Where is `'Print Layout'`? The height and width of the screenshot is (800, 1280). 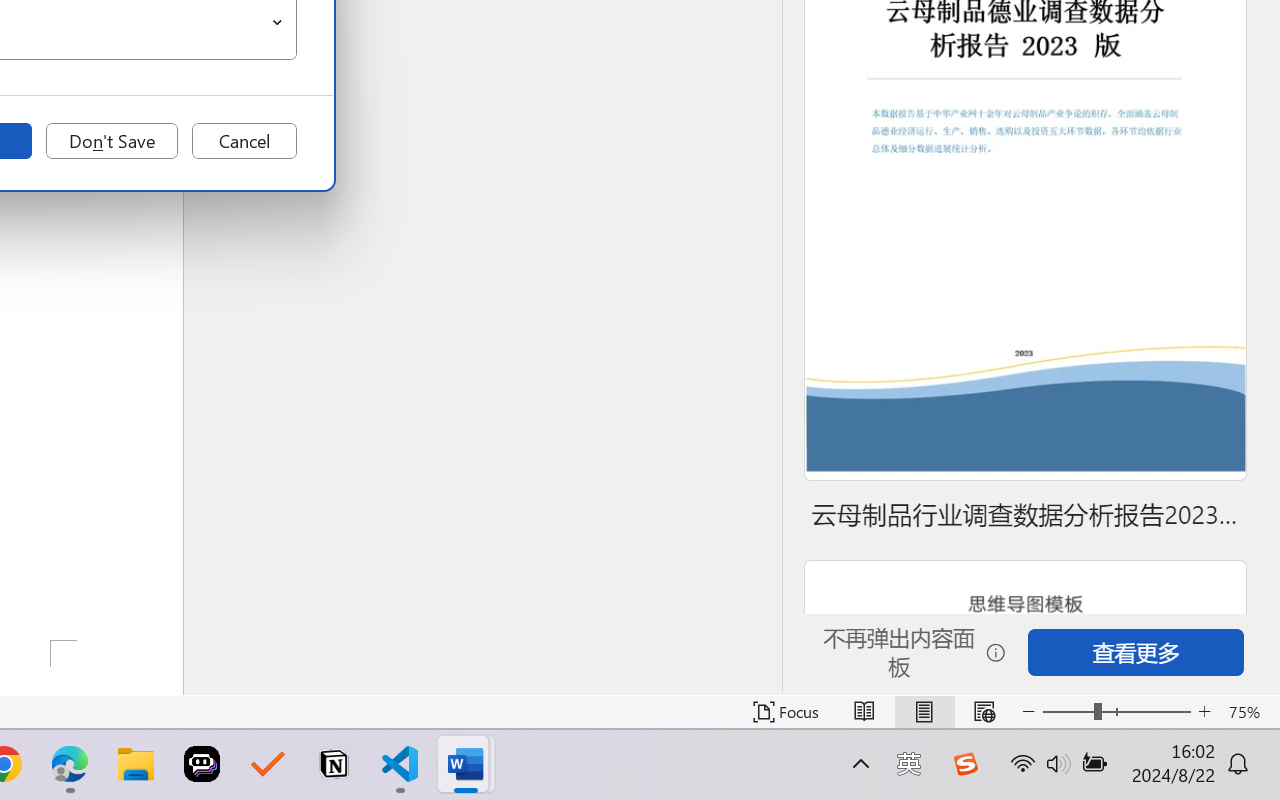 'Print Layout' is located at coordinates (923, 711).